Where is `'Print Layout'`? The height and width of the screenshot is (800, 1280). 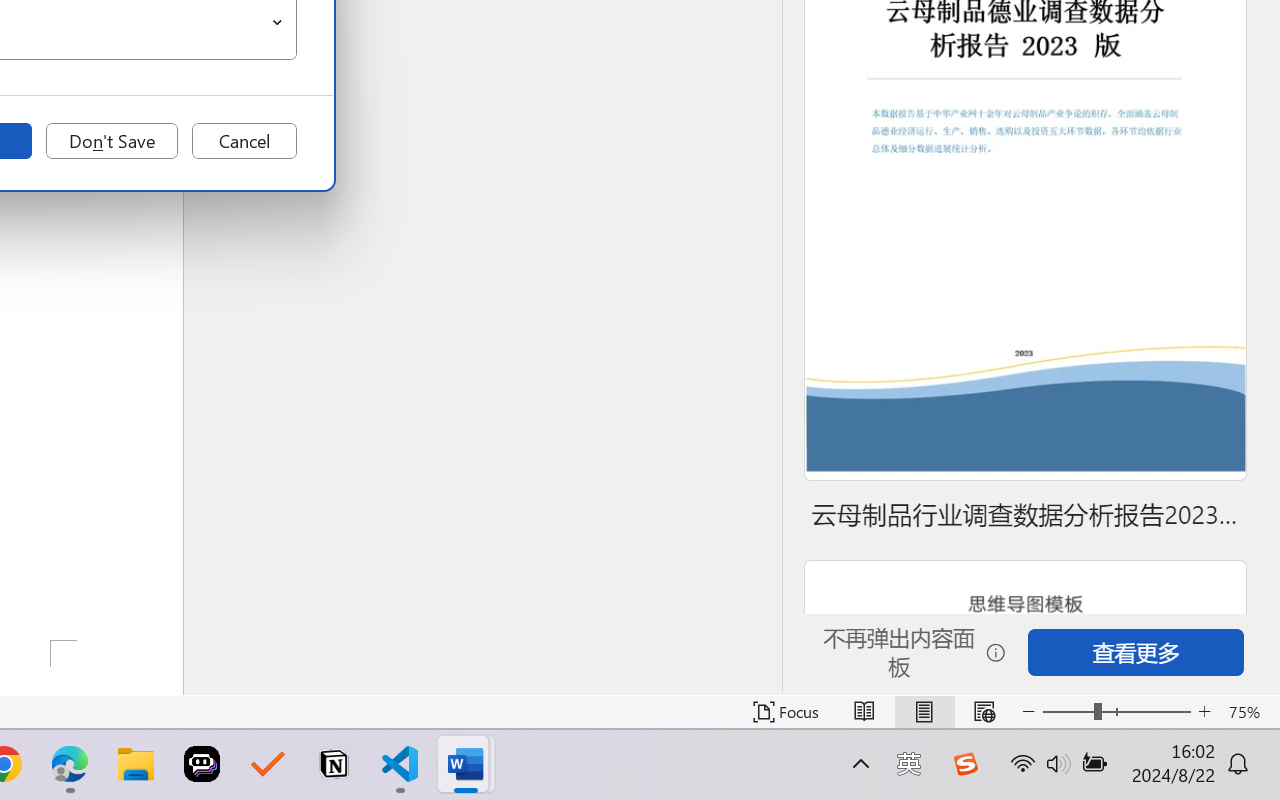 'Print Layout' is located at coordinates (923, 711).